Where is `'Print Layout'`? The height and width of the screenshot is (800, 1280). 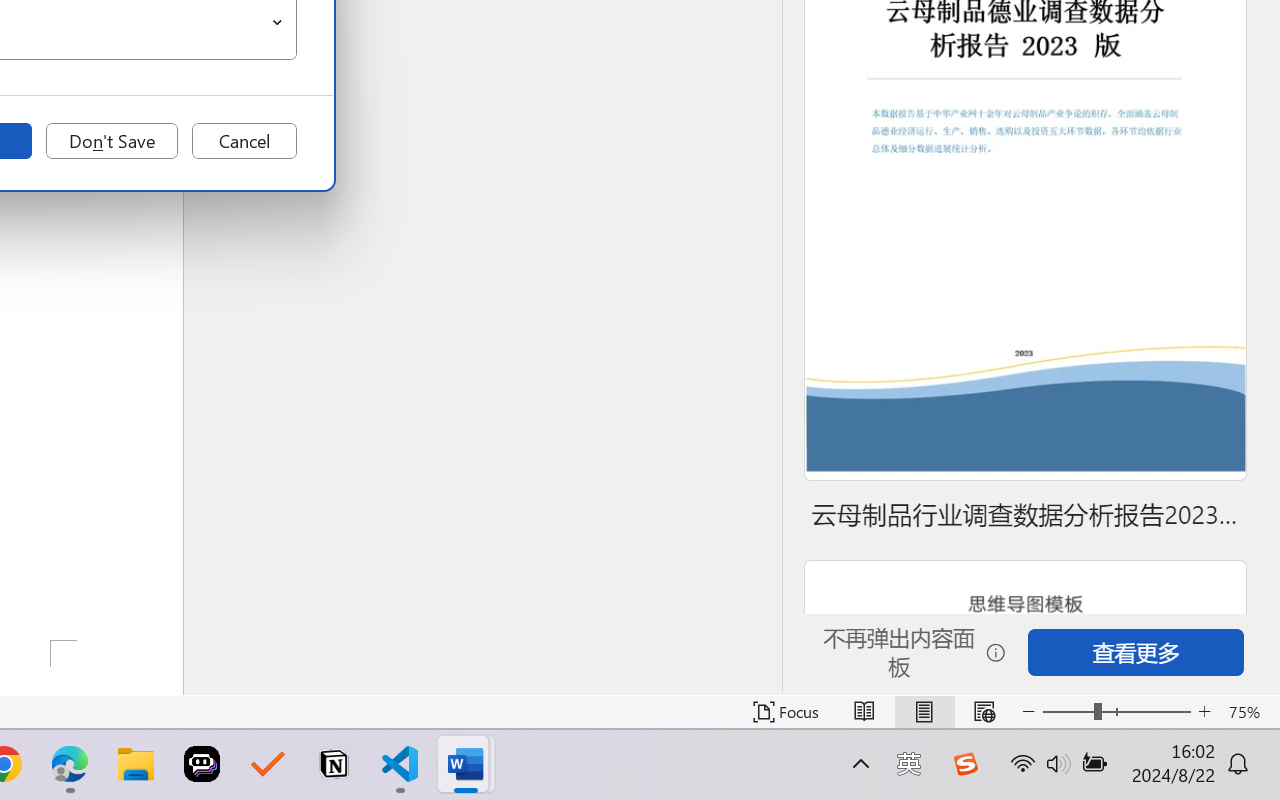 'Print Layout' is located at coordinates (923, 711).